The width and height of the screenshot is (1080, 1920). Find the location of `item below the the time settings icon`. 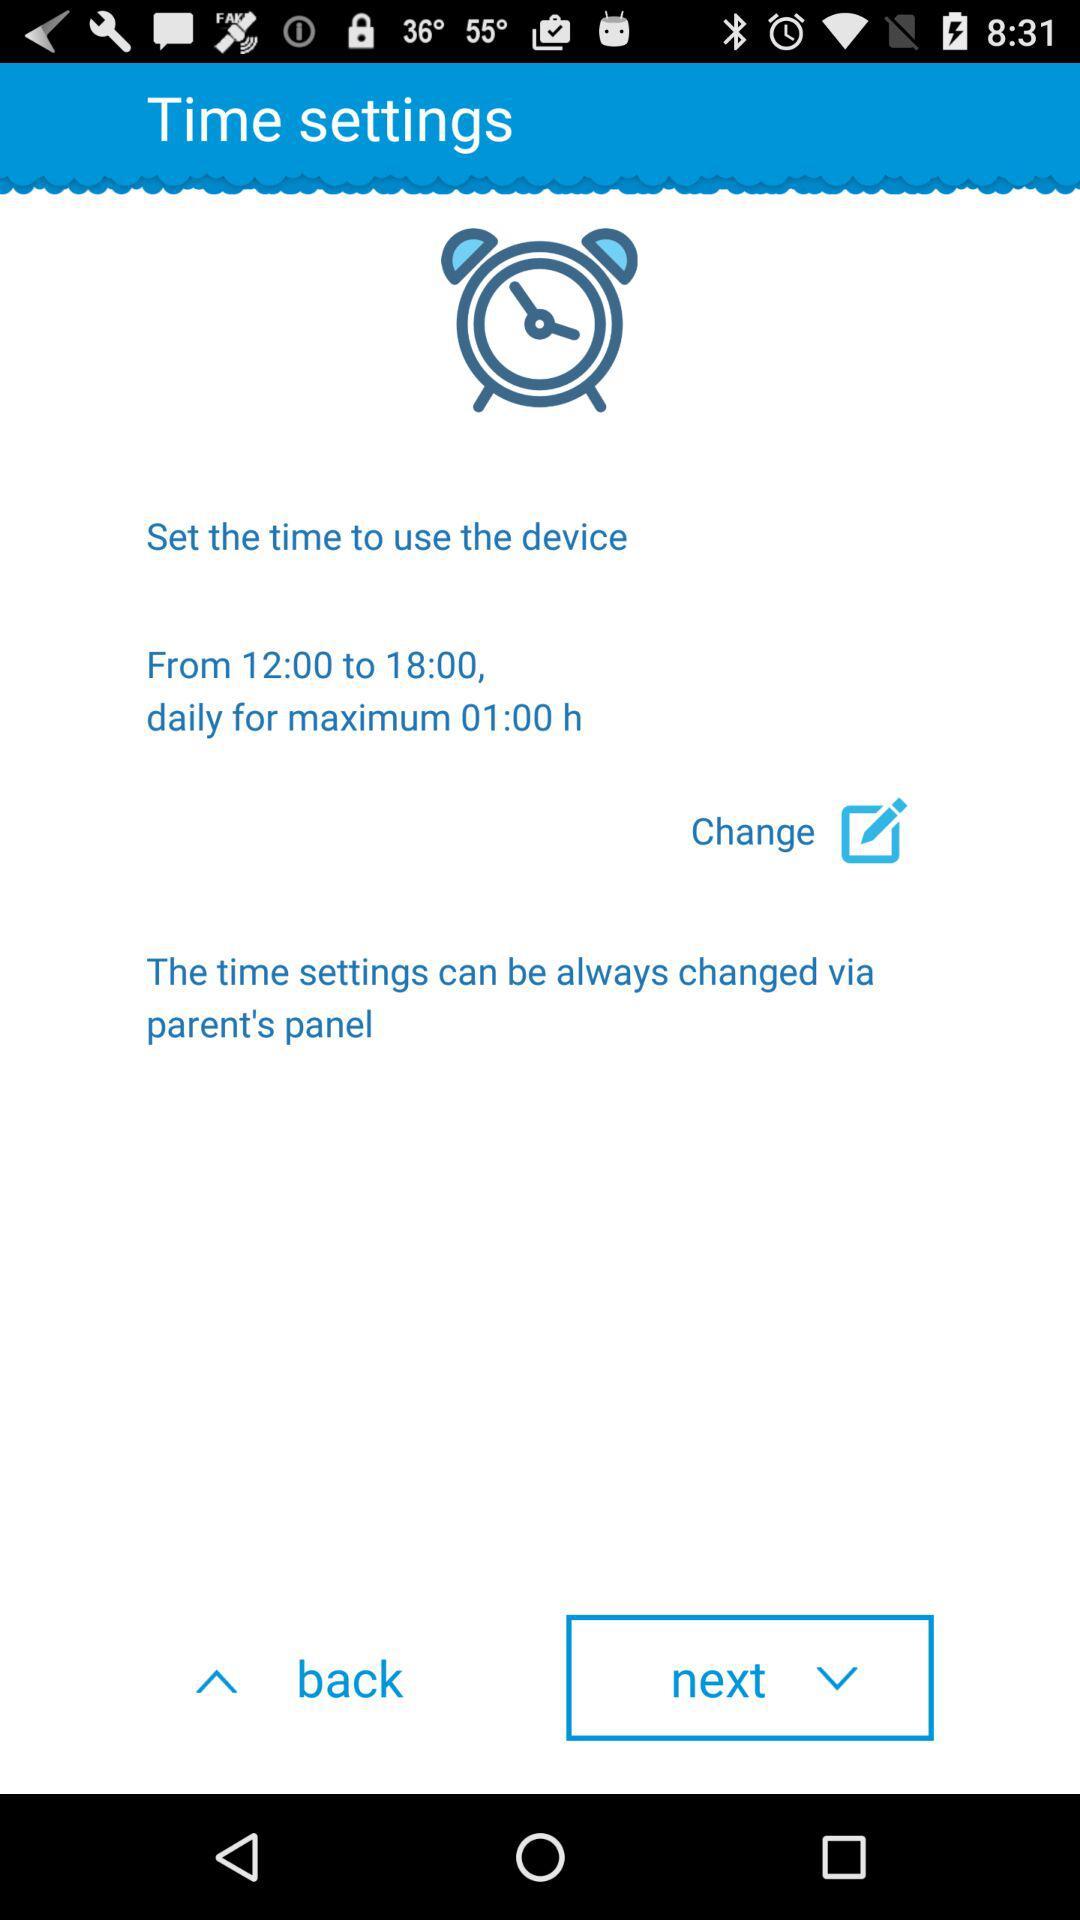

item below the the time settings icon is located at coordinates (329, 1677).